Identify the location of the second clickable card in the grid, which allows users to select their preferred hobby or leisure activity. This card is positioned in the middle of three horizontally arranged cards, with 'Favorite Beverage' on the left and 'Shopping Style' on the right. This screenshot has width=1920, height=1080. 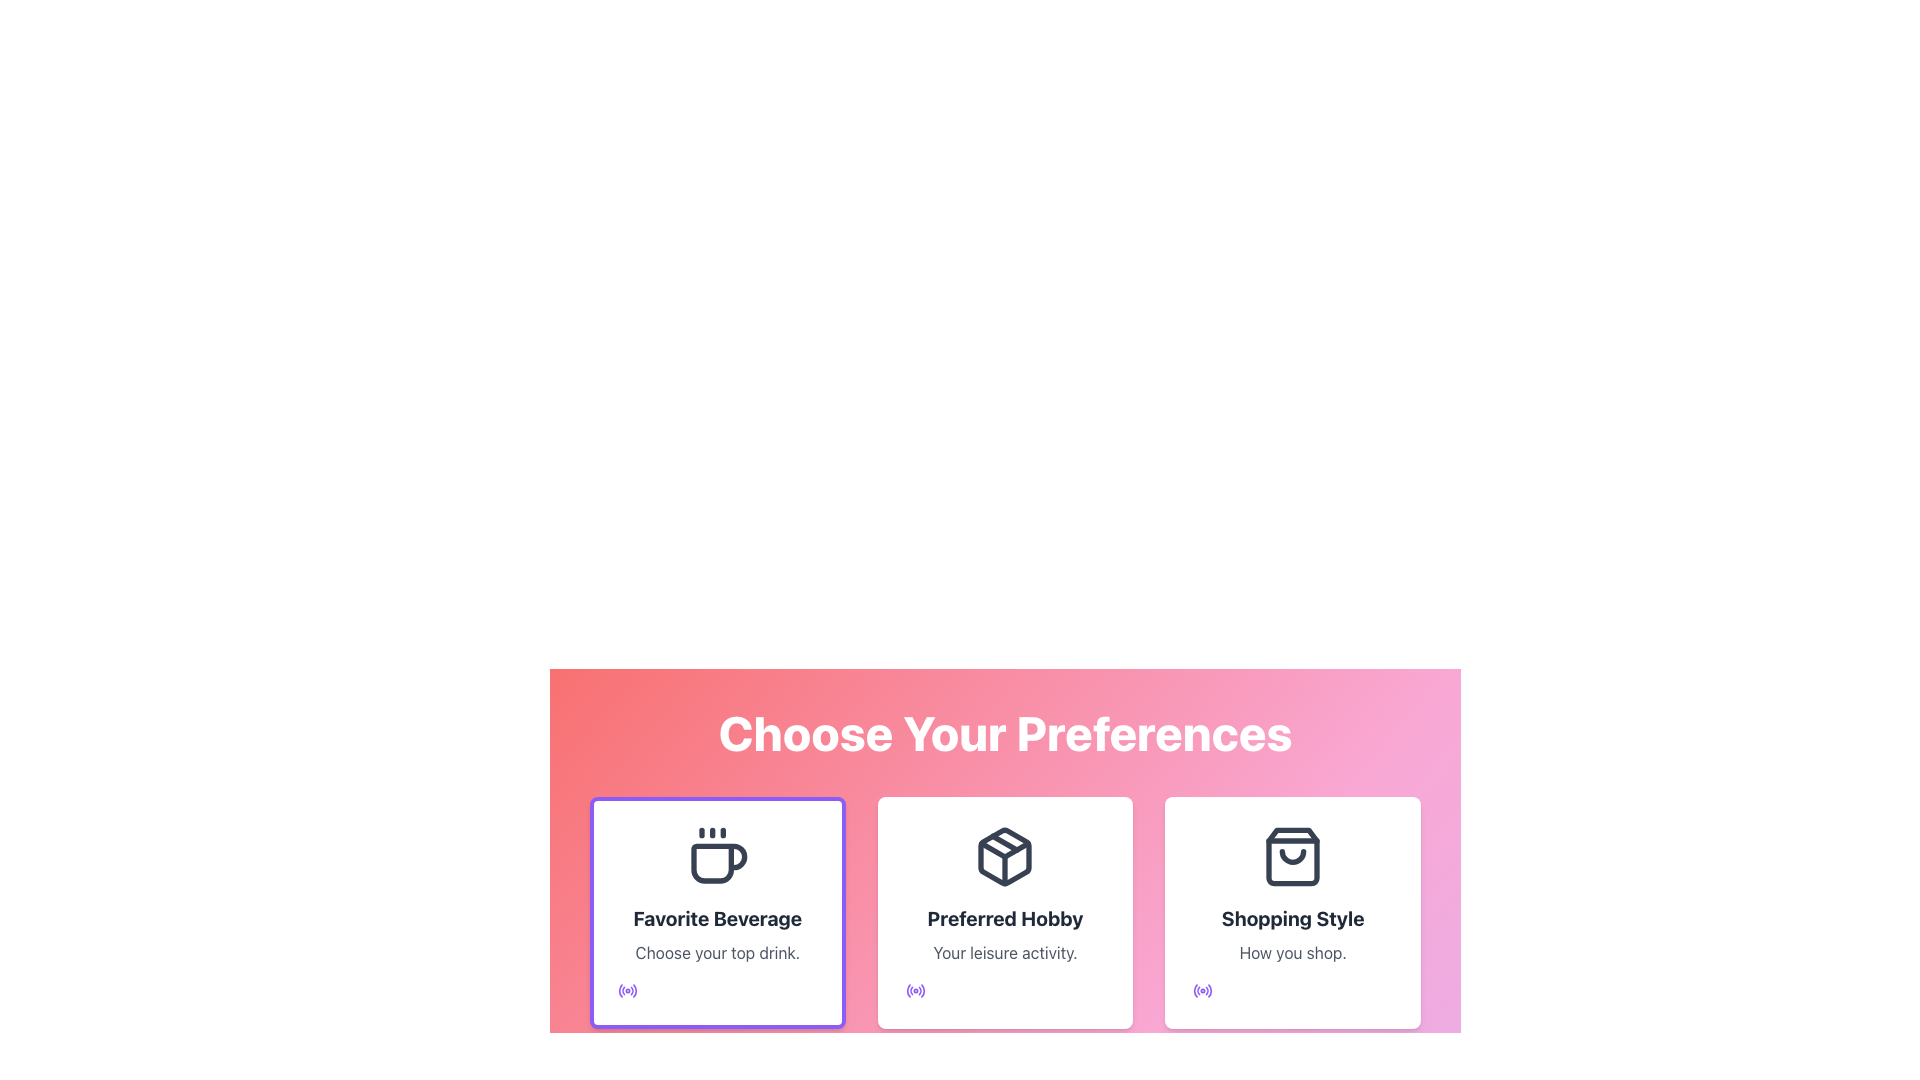
(1005, 913).